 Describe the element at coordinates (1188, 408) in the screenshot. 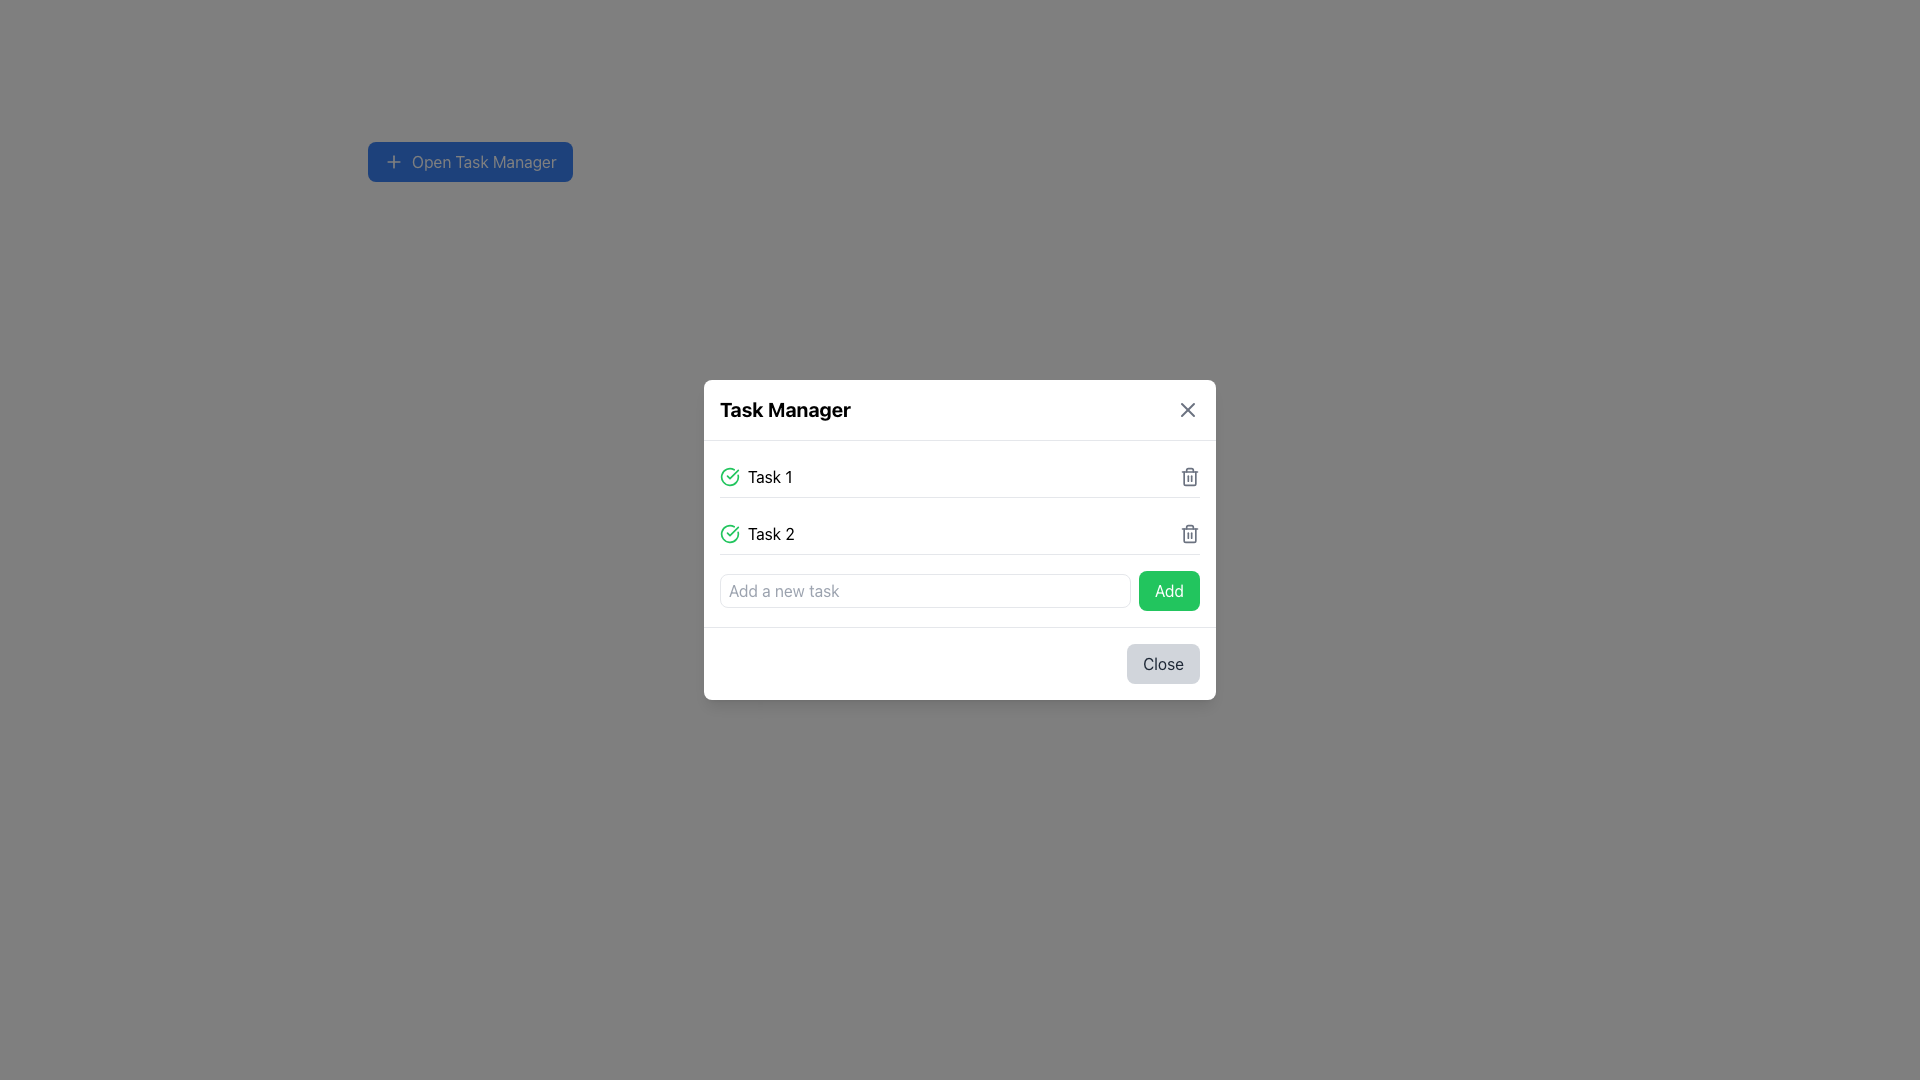

I see `the red-bordered, grey-colored 'X' close button located in the top-right corner of the 'Task Manager' modal dialog to change its color to red` at that location.